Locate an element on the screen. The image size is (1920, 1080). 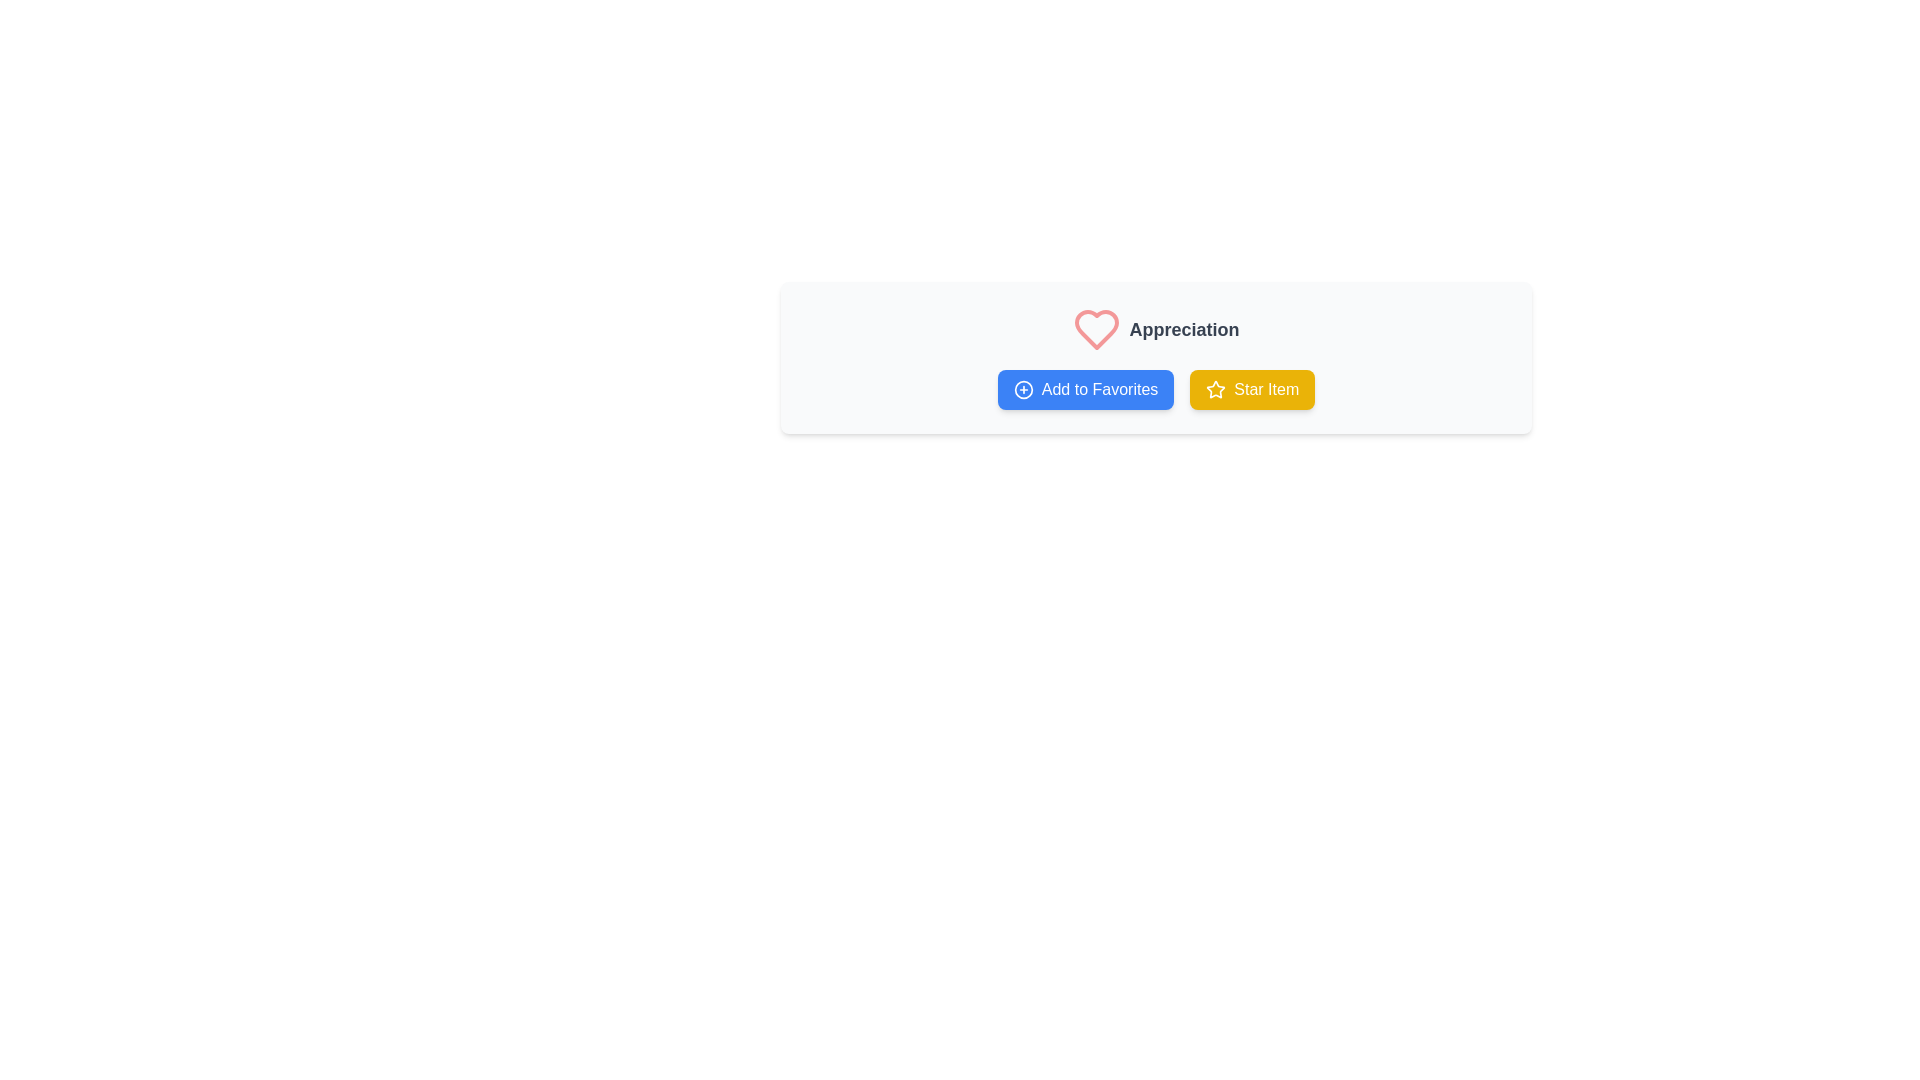
the 'Star Item' button is located at coordinates (1251, 389).